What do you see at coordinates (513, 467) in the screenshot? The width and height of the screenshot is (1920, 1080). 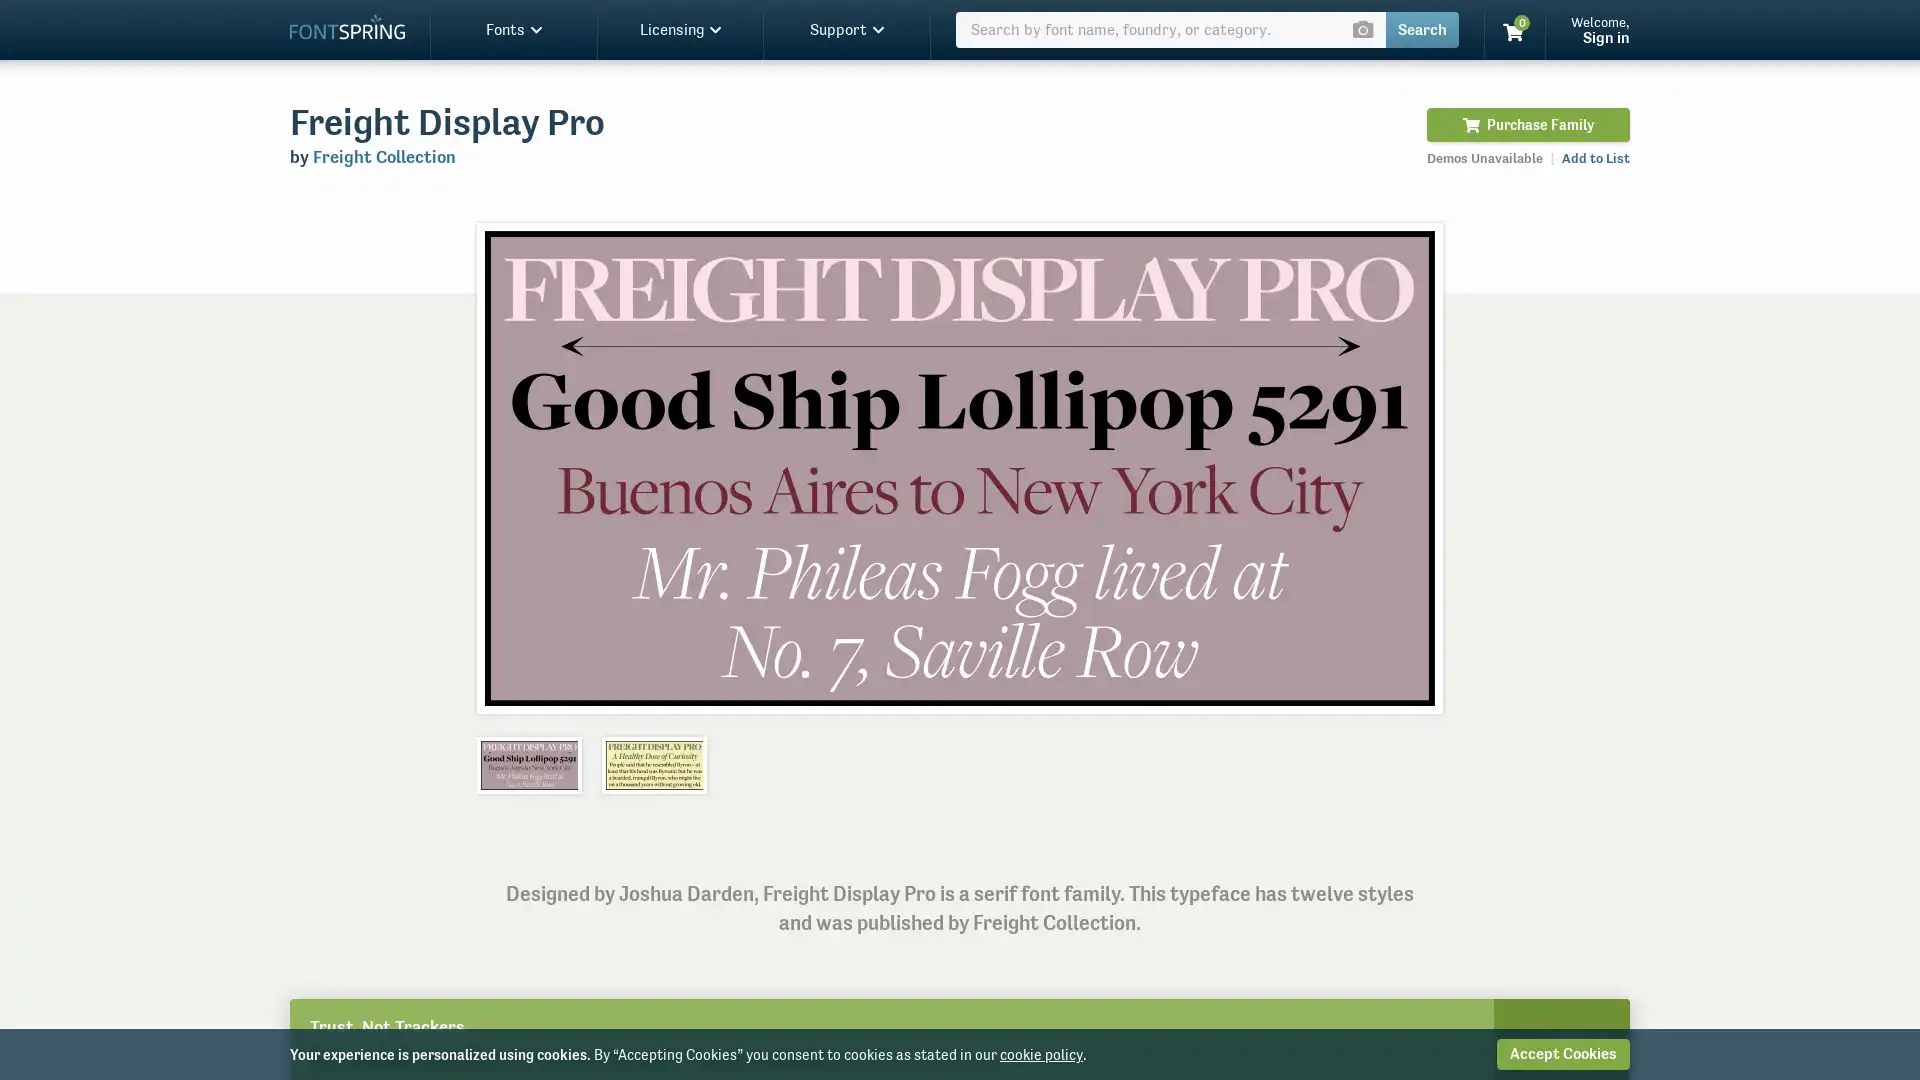 I see `Previous slide` at bounding box center [513, 467].